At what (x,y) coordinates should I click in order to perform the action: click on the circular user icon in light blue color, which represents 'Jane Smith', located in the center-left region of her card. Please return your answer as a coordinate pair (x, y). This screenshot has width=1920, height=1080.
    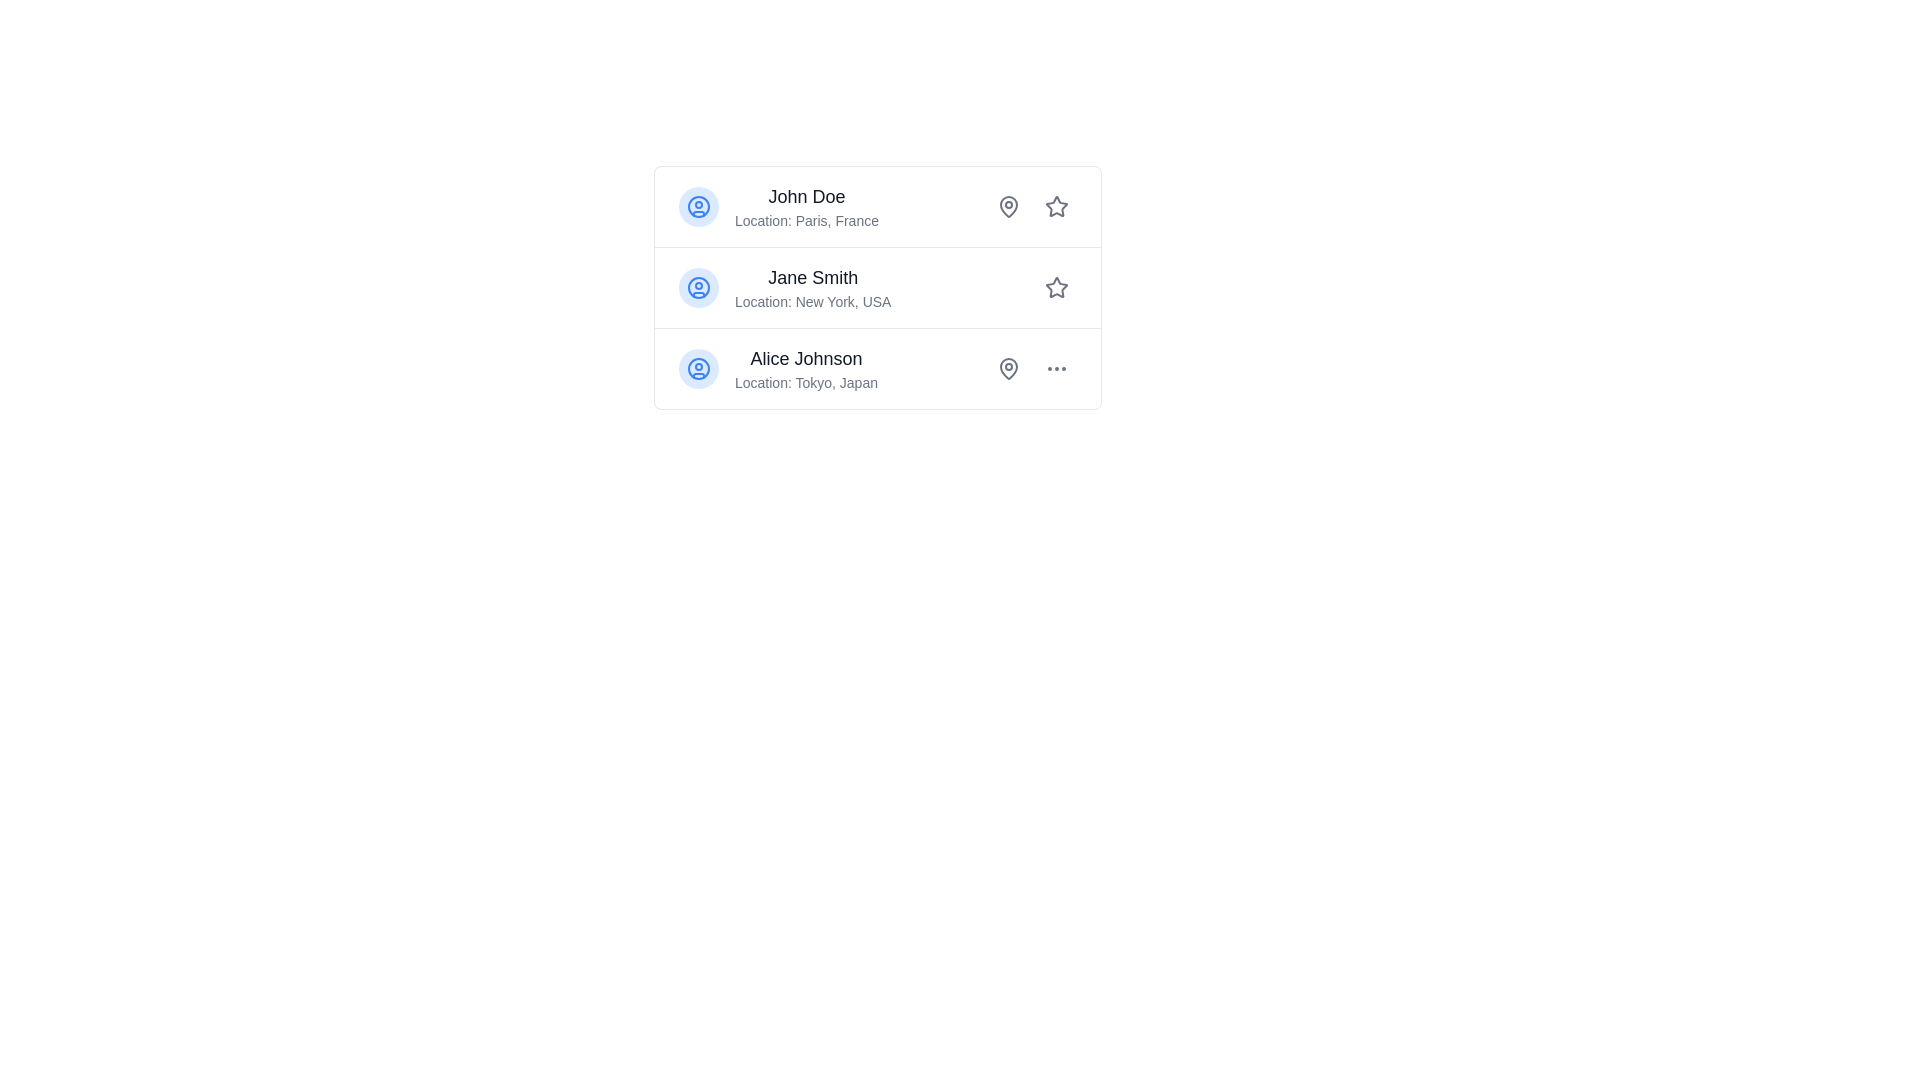
    Looking at the image, I should click on (699, 288).